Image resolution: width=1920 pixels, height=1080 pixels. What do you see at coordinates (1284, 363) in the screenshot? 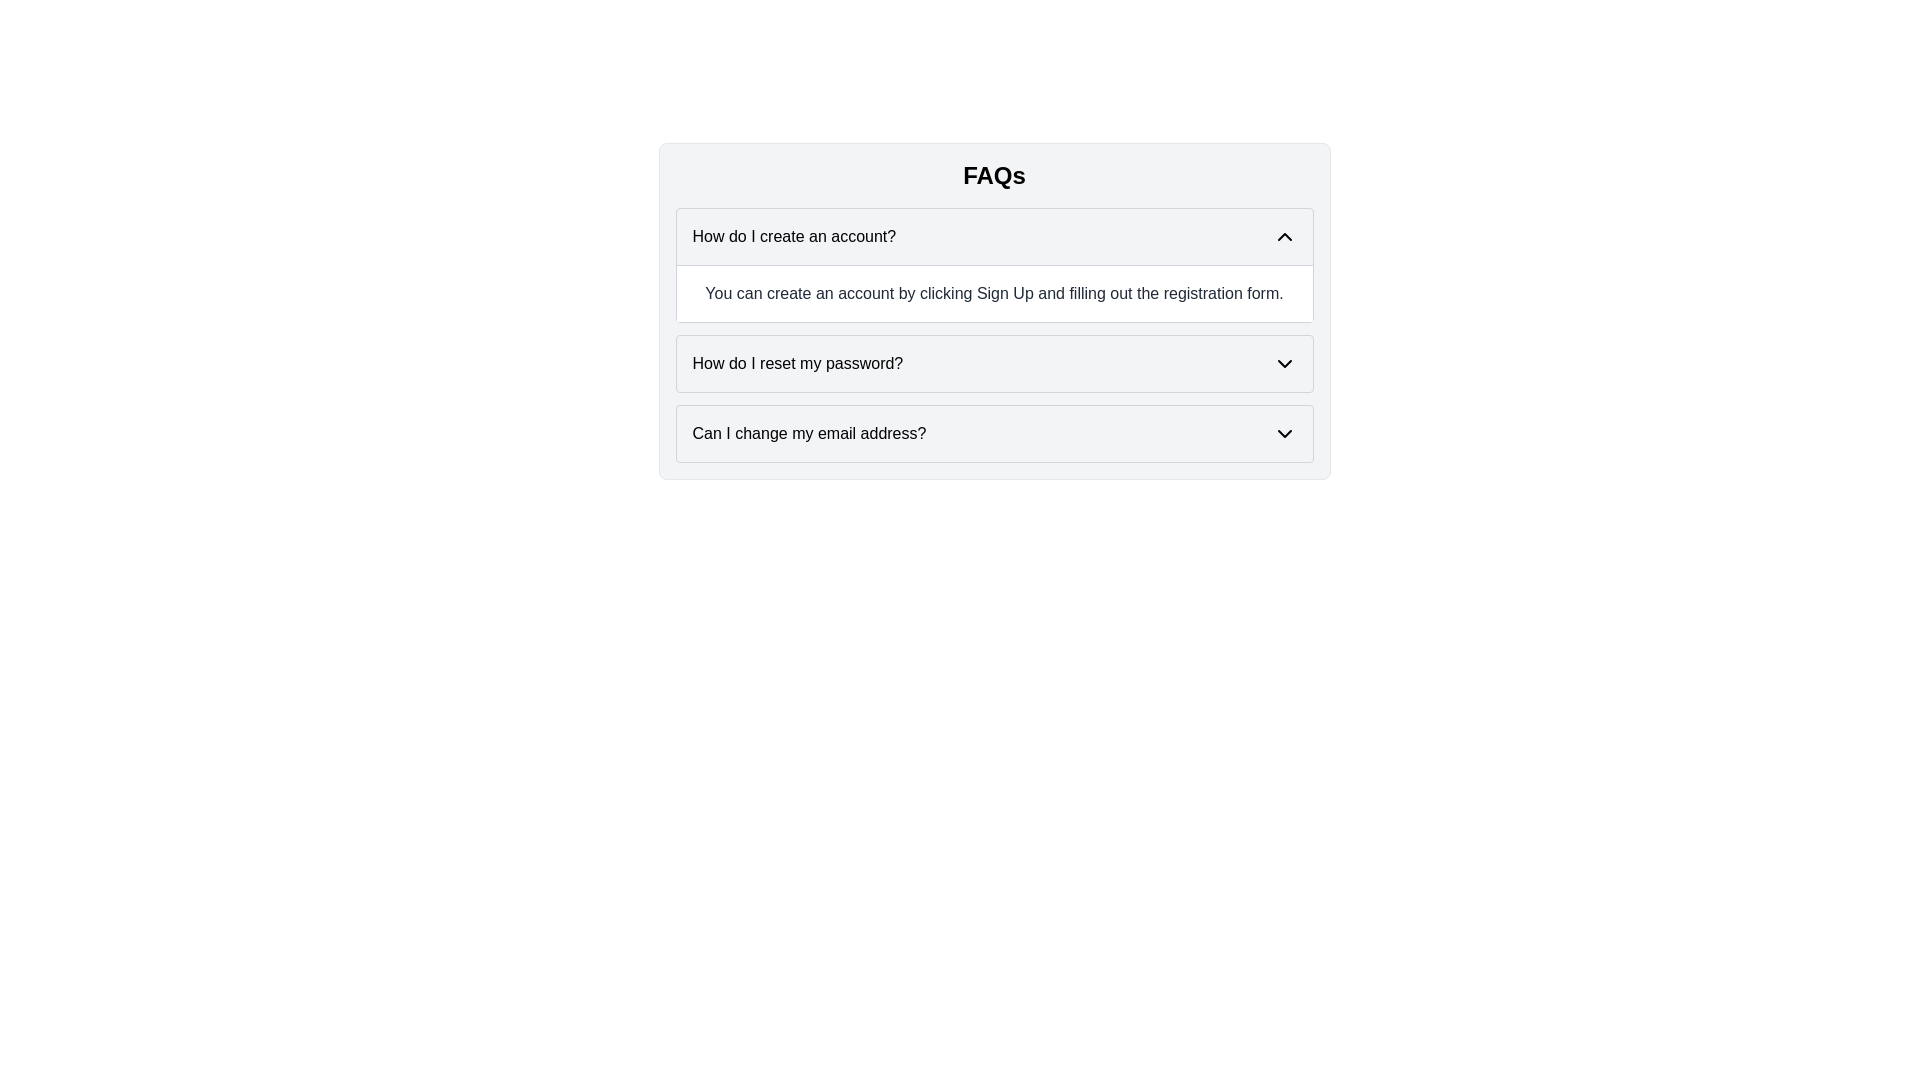
I see `the Chevron Down icon located at the right end of the FAQ item titled 'How do I reset my password?'` at bounding box center [1284, 363].